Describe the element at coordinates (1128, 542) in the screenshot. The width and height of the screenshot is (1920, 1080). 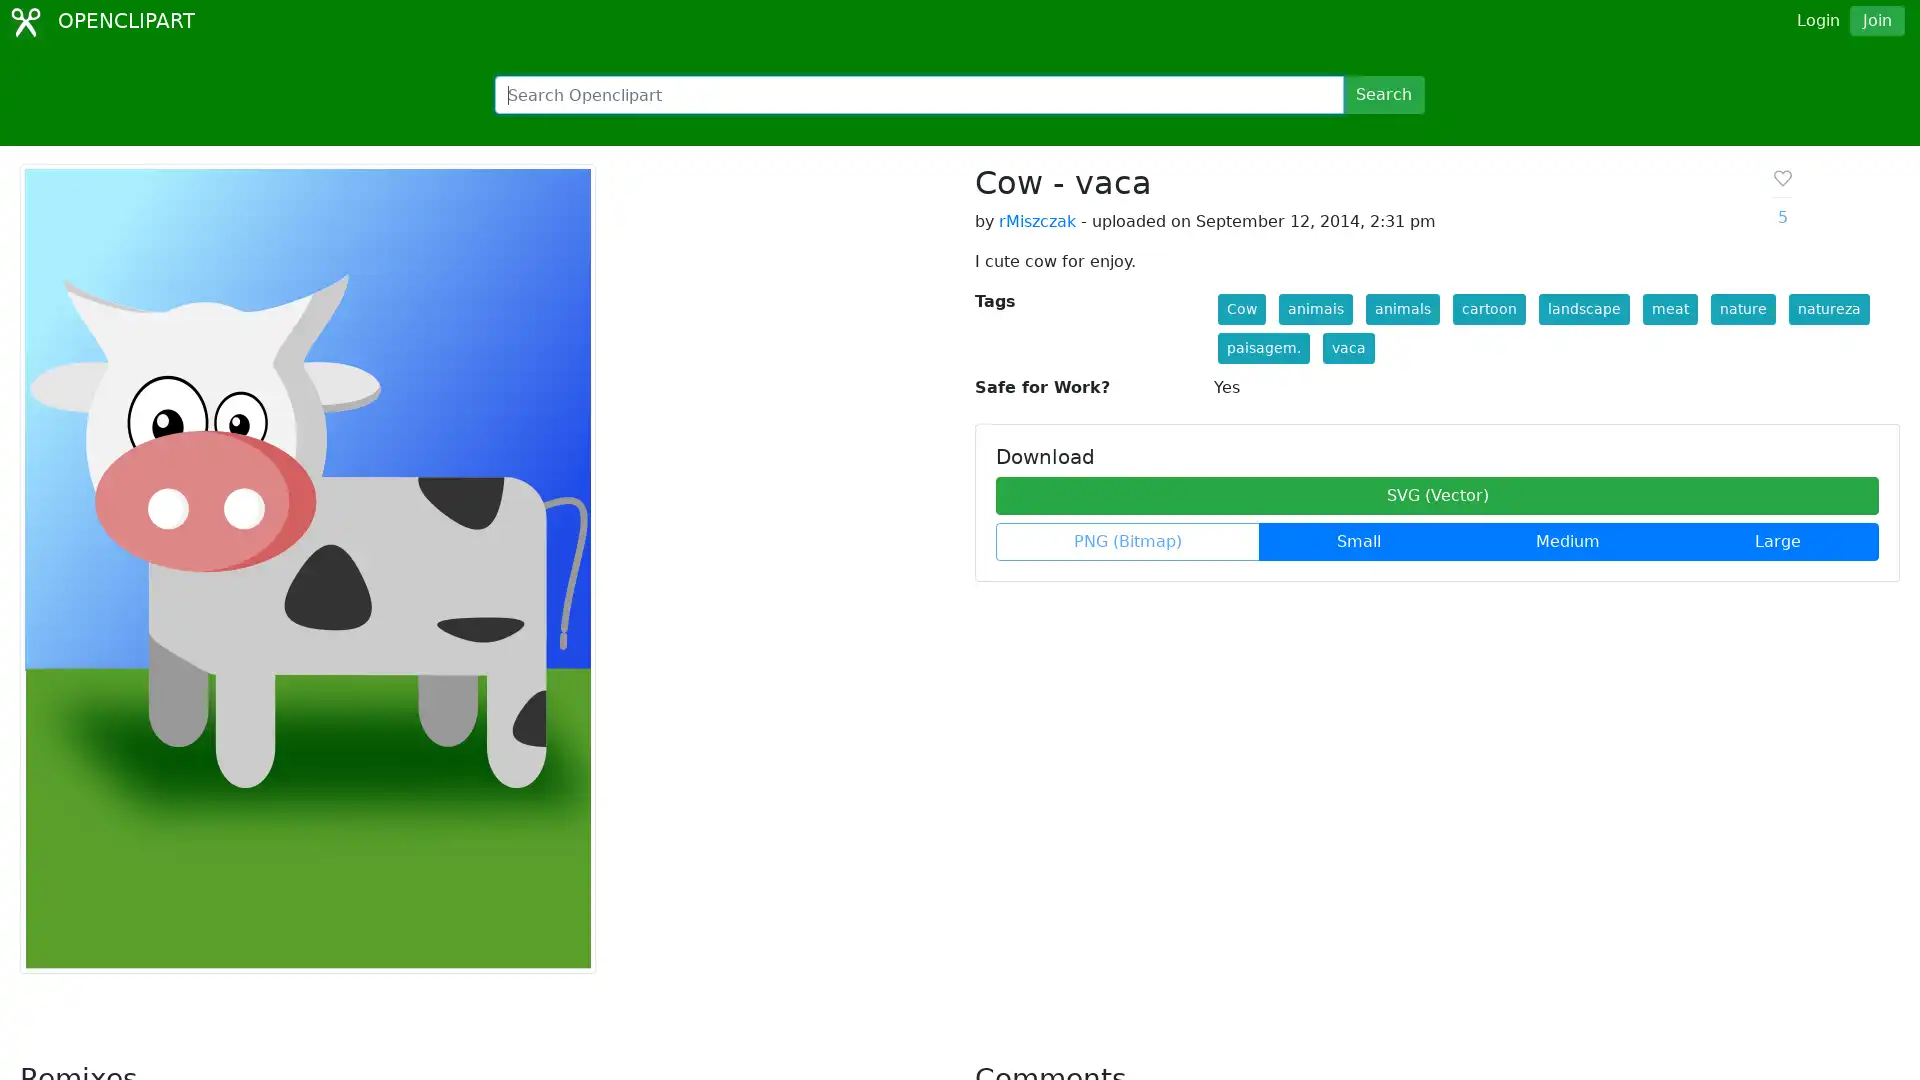
I see `PNG (Bitmap)` at that location.